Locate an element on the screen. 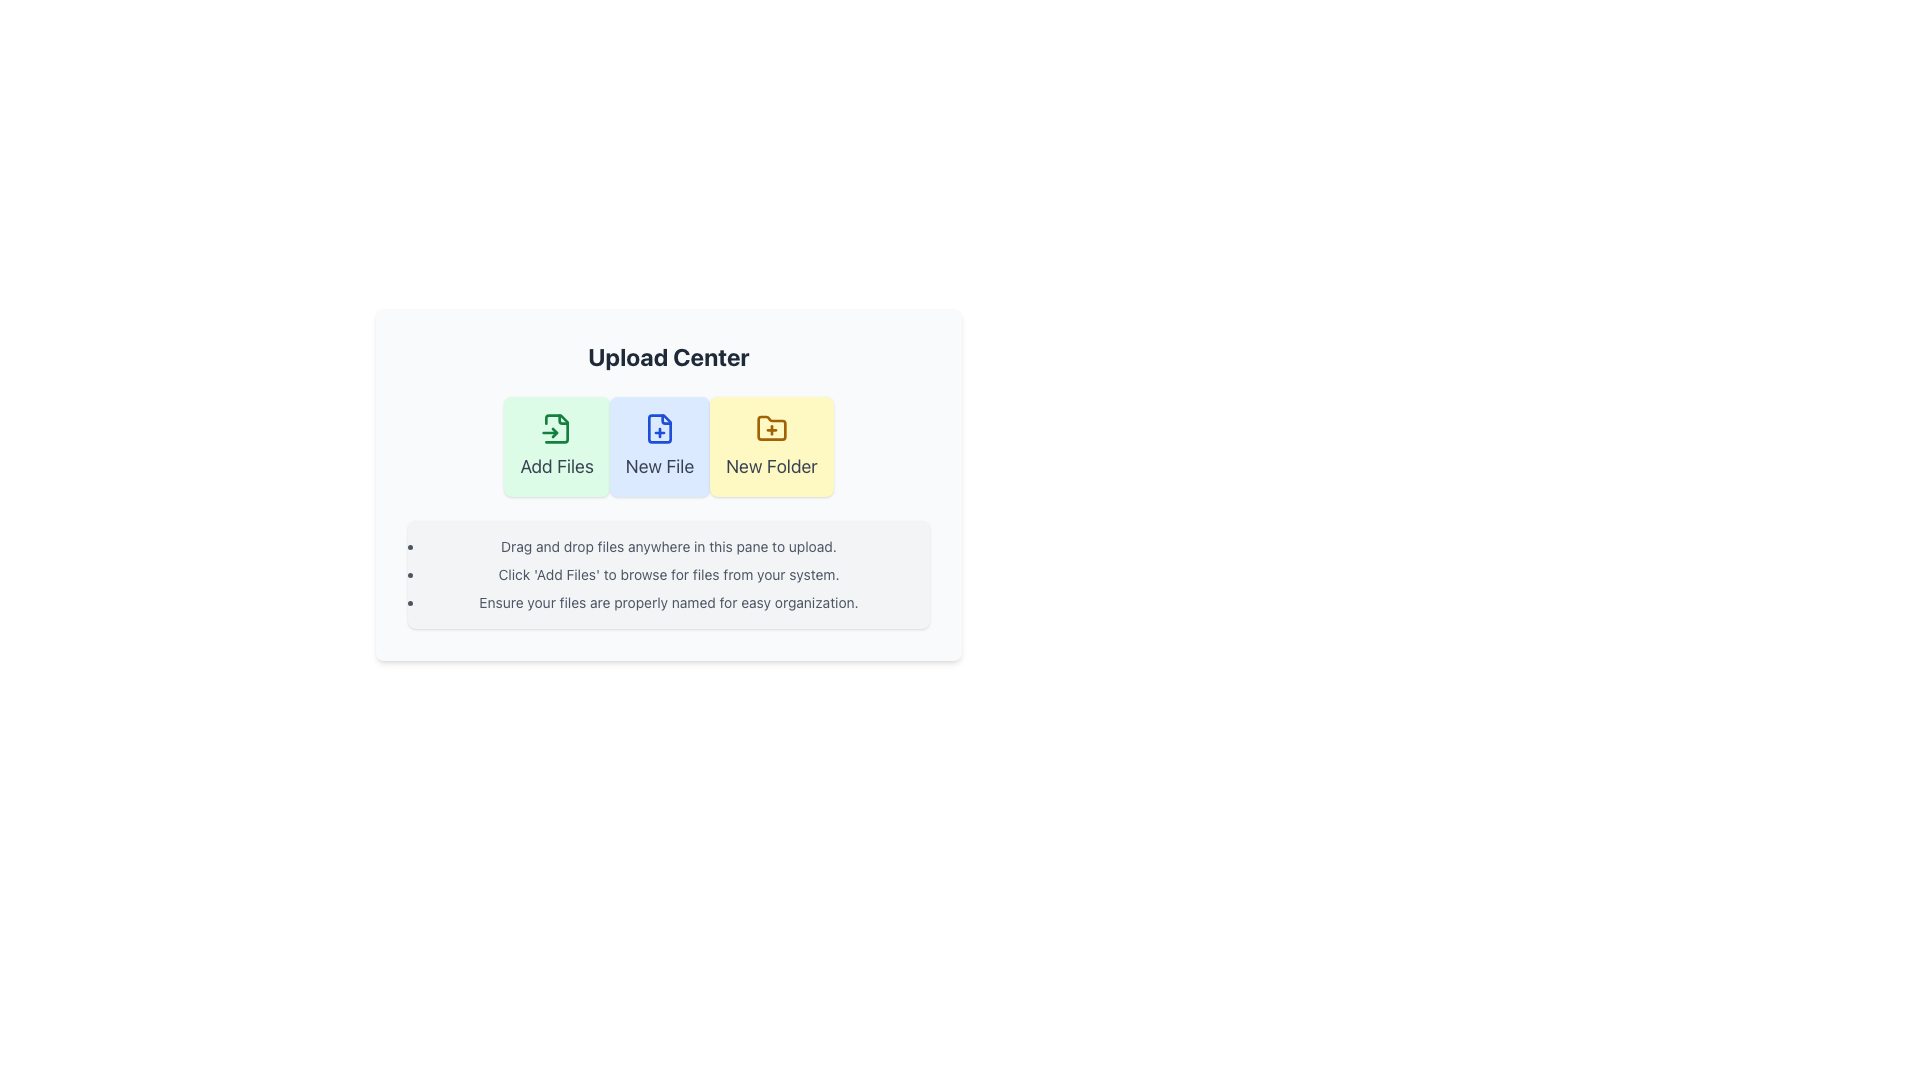 The width and height of the screenshot is (1920, 1080). the 'Create New File' button located in the 'Upload Center', positioned between the 'Add Files' button and the 'New Folder' button is located at coordinates (660, 446).